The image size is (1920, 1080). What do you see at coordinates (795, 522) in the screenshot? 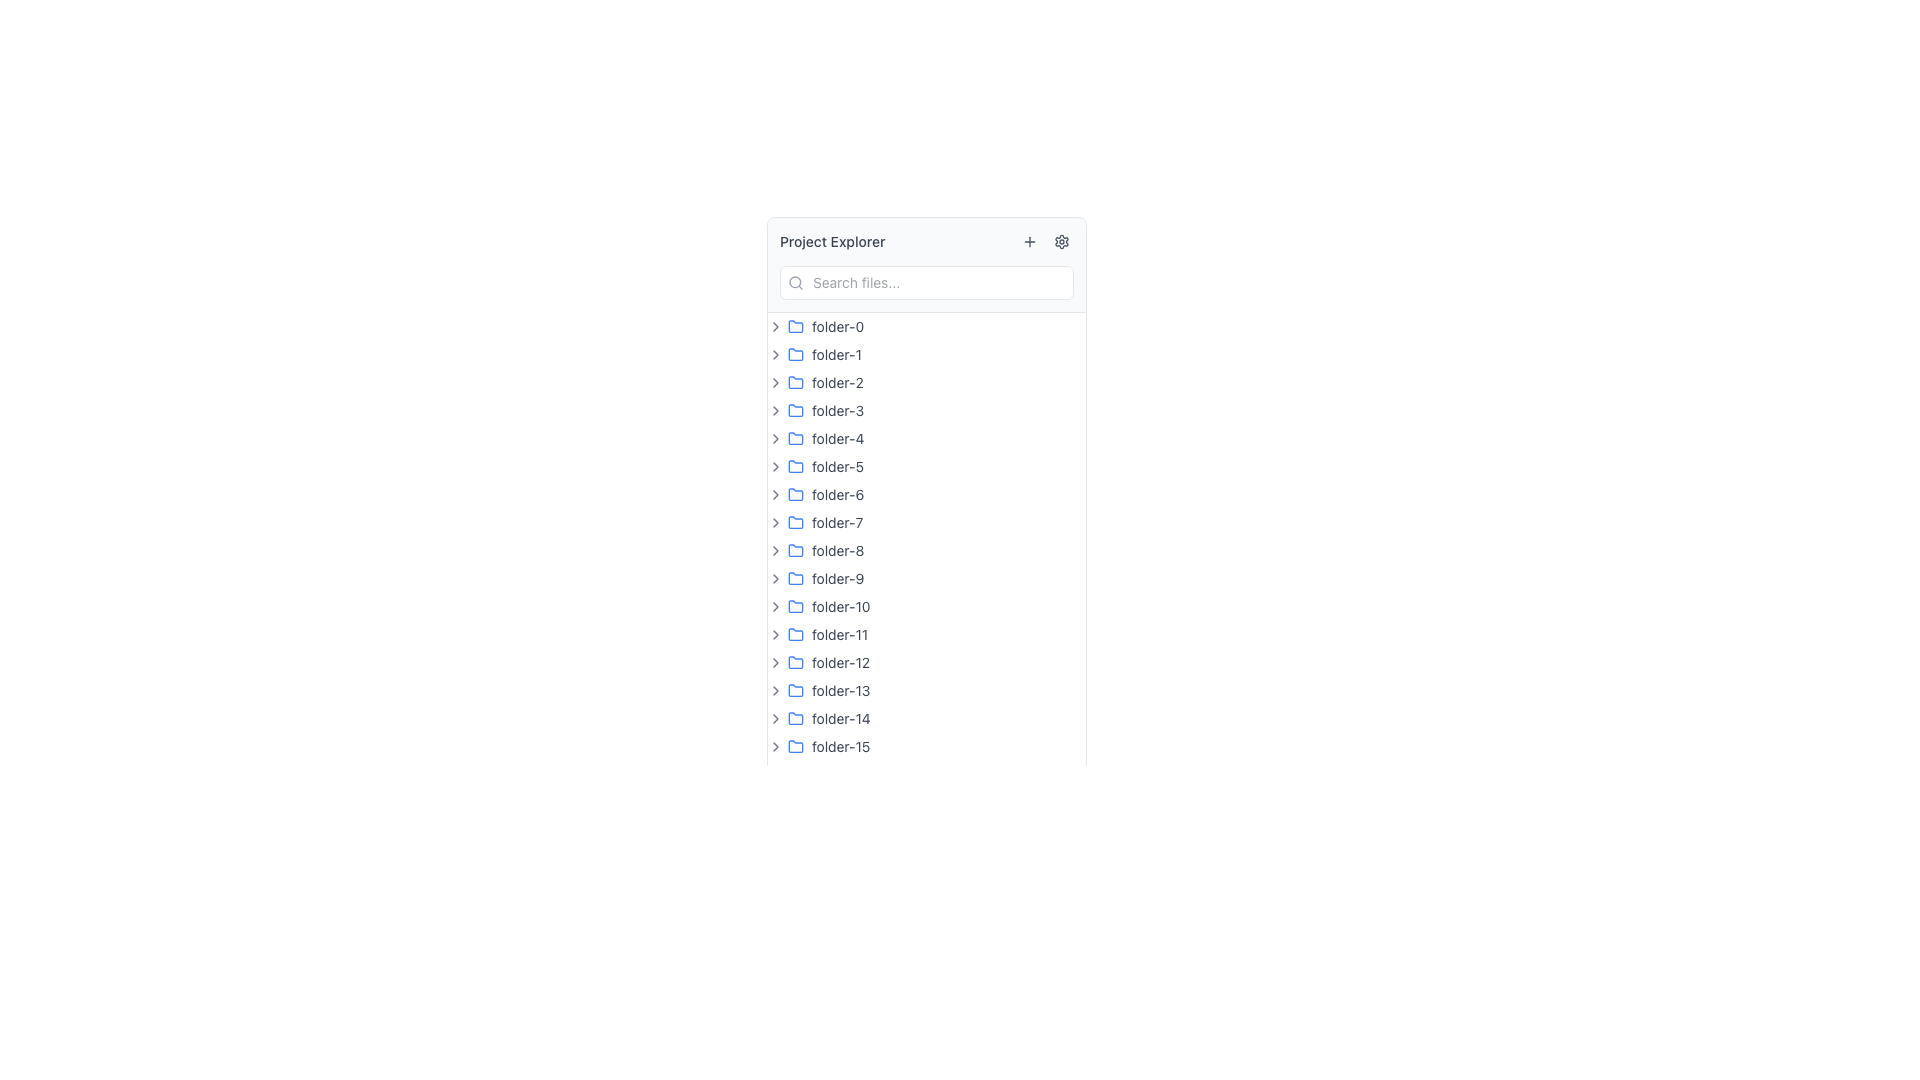
I see `the folder icon located to the left of the text label 'folder-7' in the list of folders` at bounding box center [795, 522].